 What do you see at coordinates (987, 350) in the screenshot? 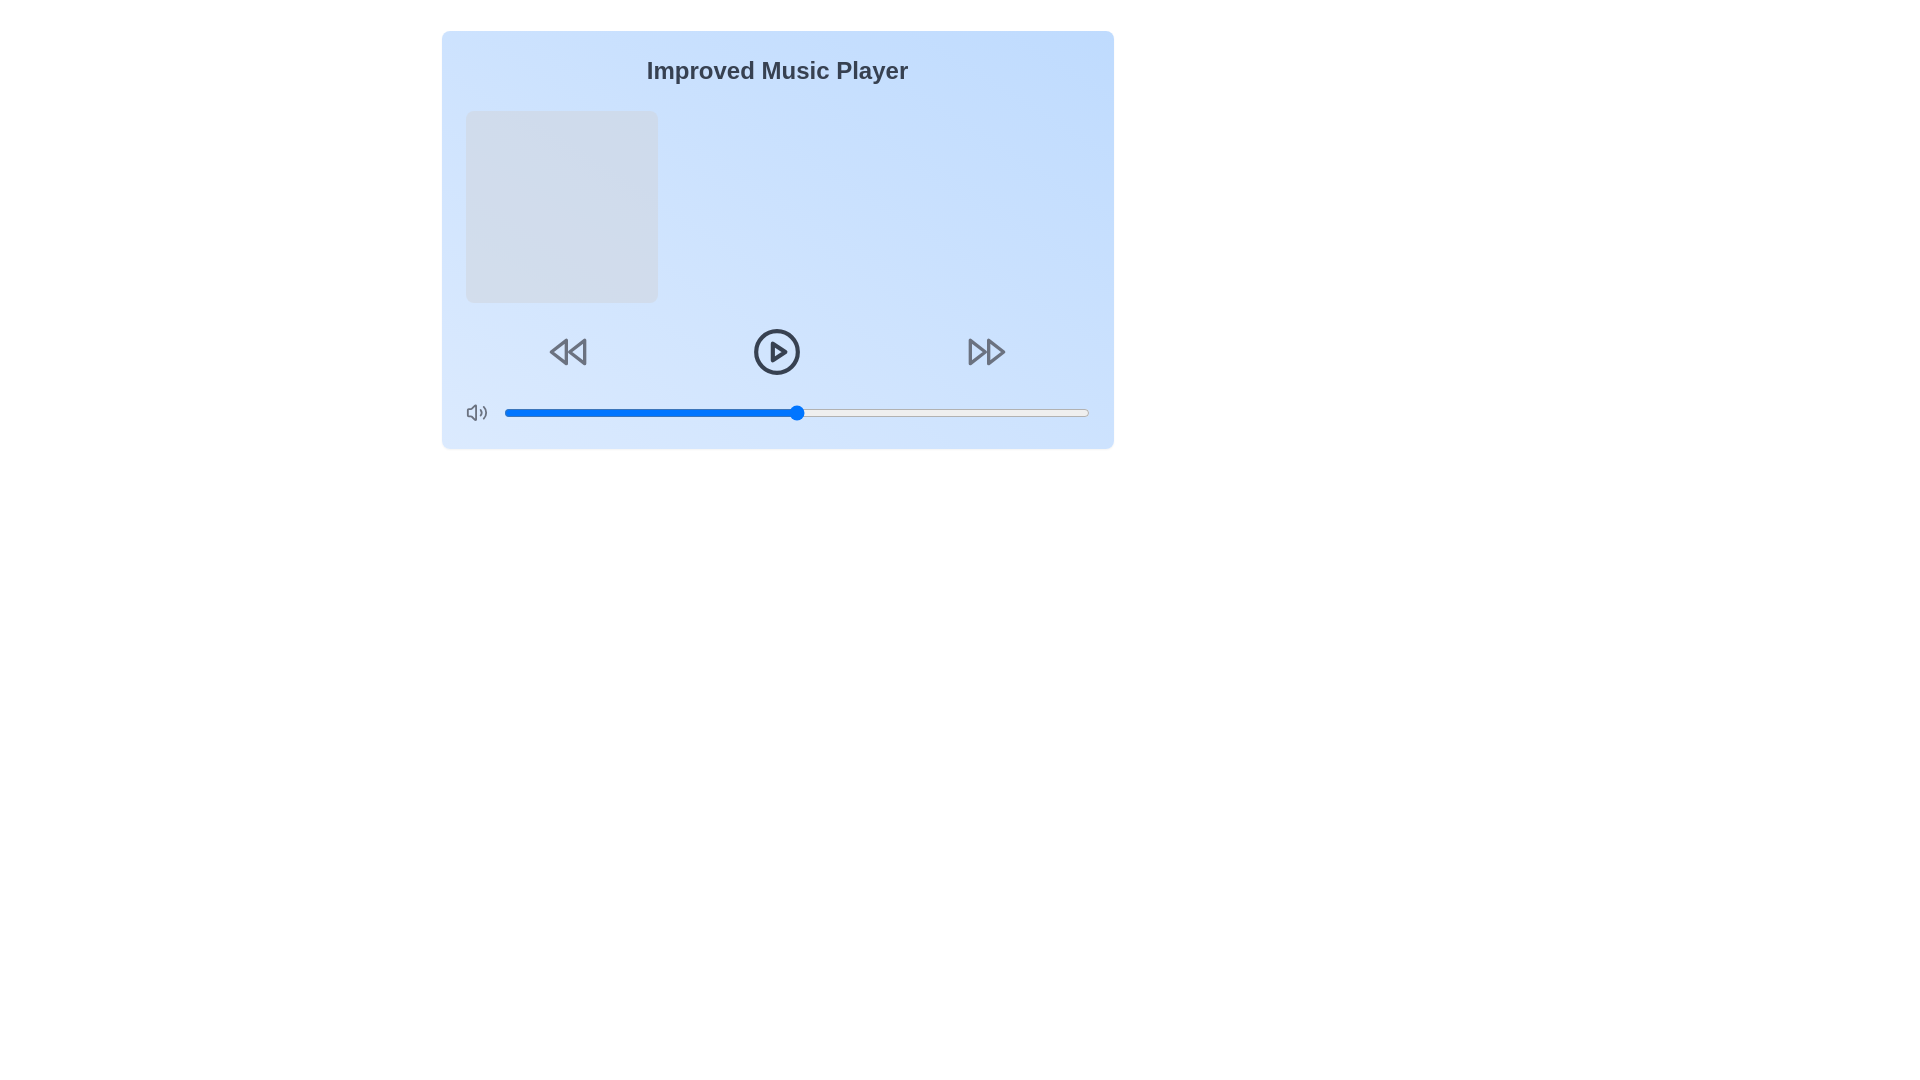
I see `the 'fast forward' button located at the far right of the music player control icons to change its color` at bounding box center [987, 350].